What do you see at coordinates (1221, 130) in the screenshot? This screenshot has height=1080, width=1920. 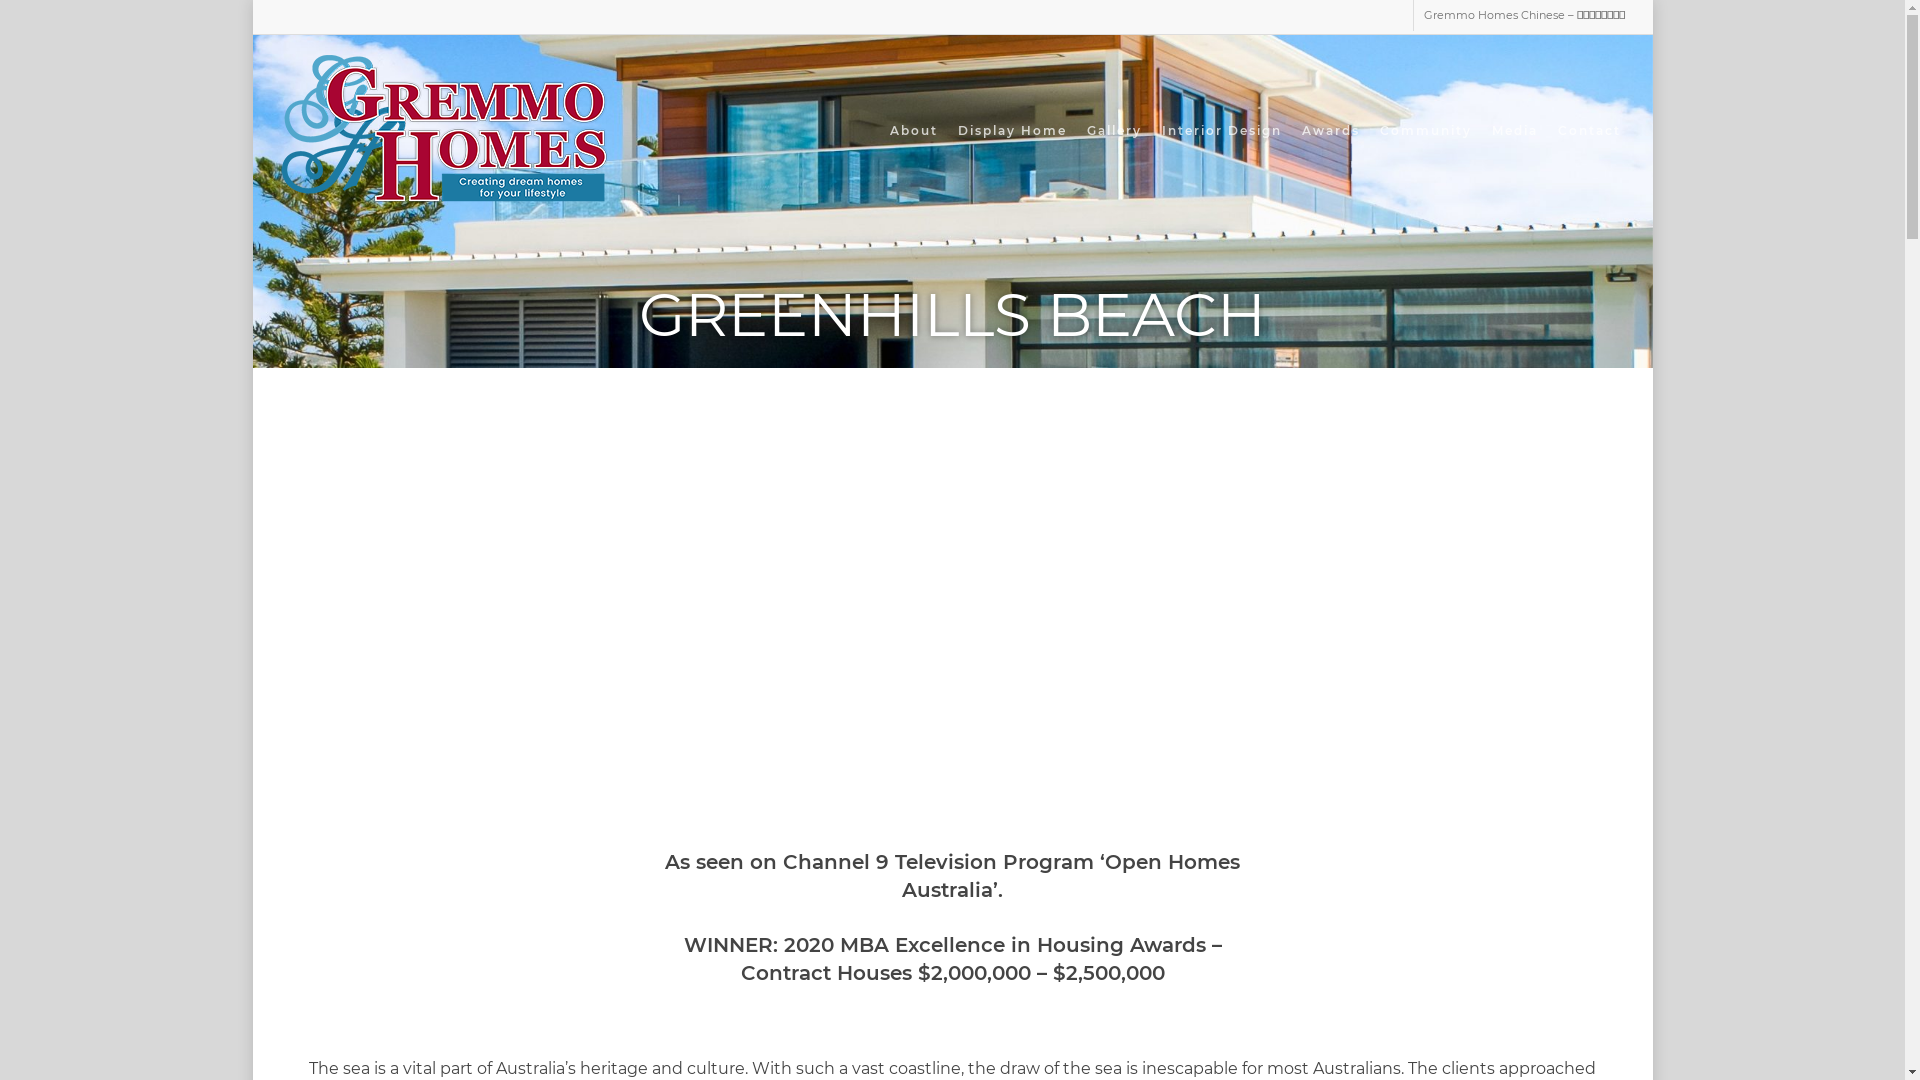 I see `'Interior Design'` at bounding box center [1221, 130].